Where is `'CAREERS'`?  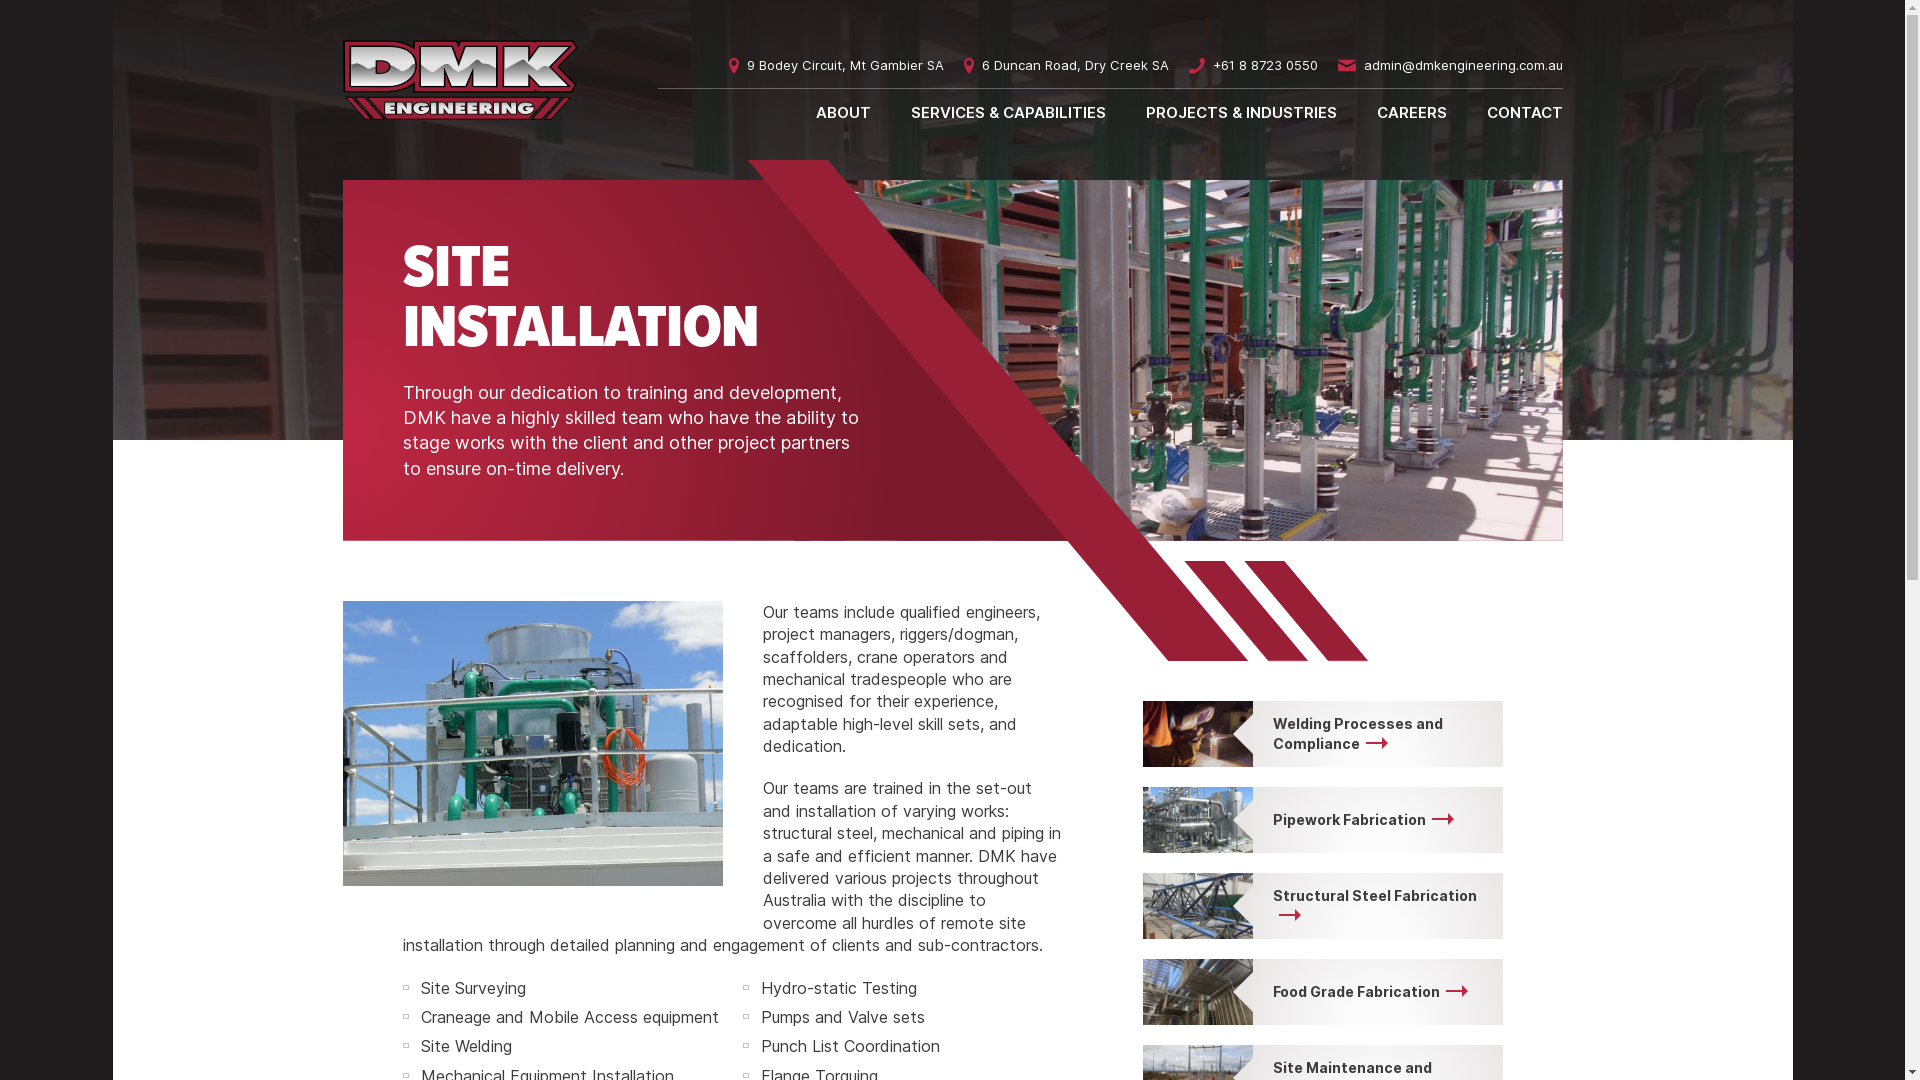
'CAREERS' is located at coordinates (1410, 111).